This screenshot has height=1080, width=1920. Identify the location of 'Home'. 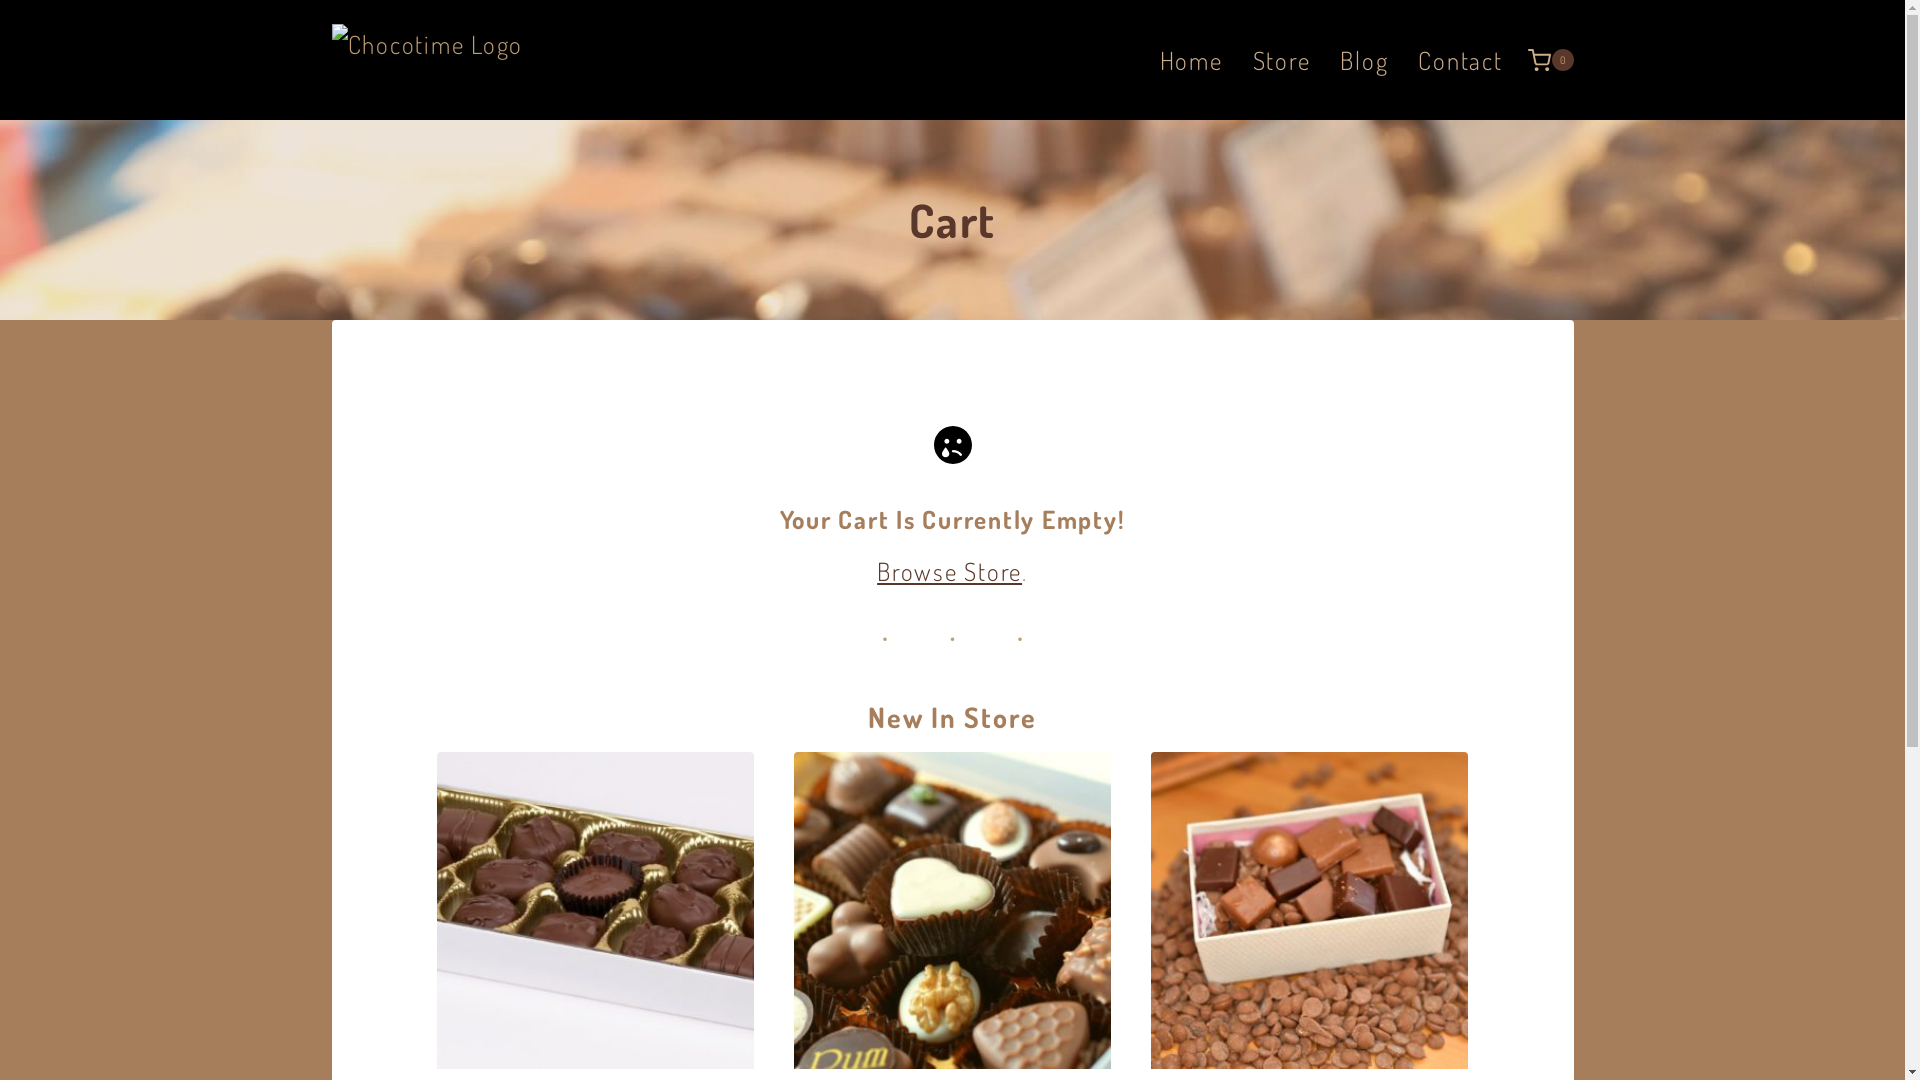
(1191, 58).